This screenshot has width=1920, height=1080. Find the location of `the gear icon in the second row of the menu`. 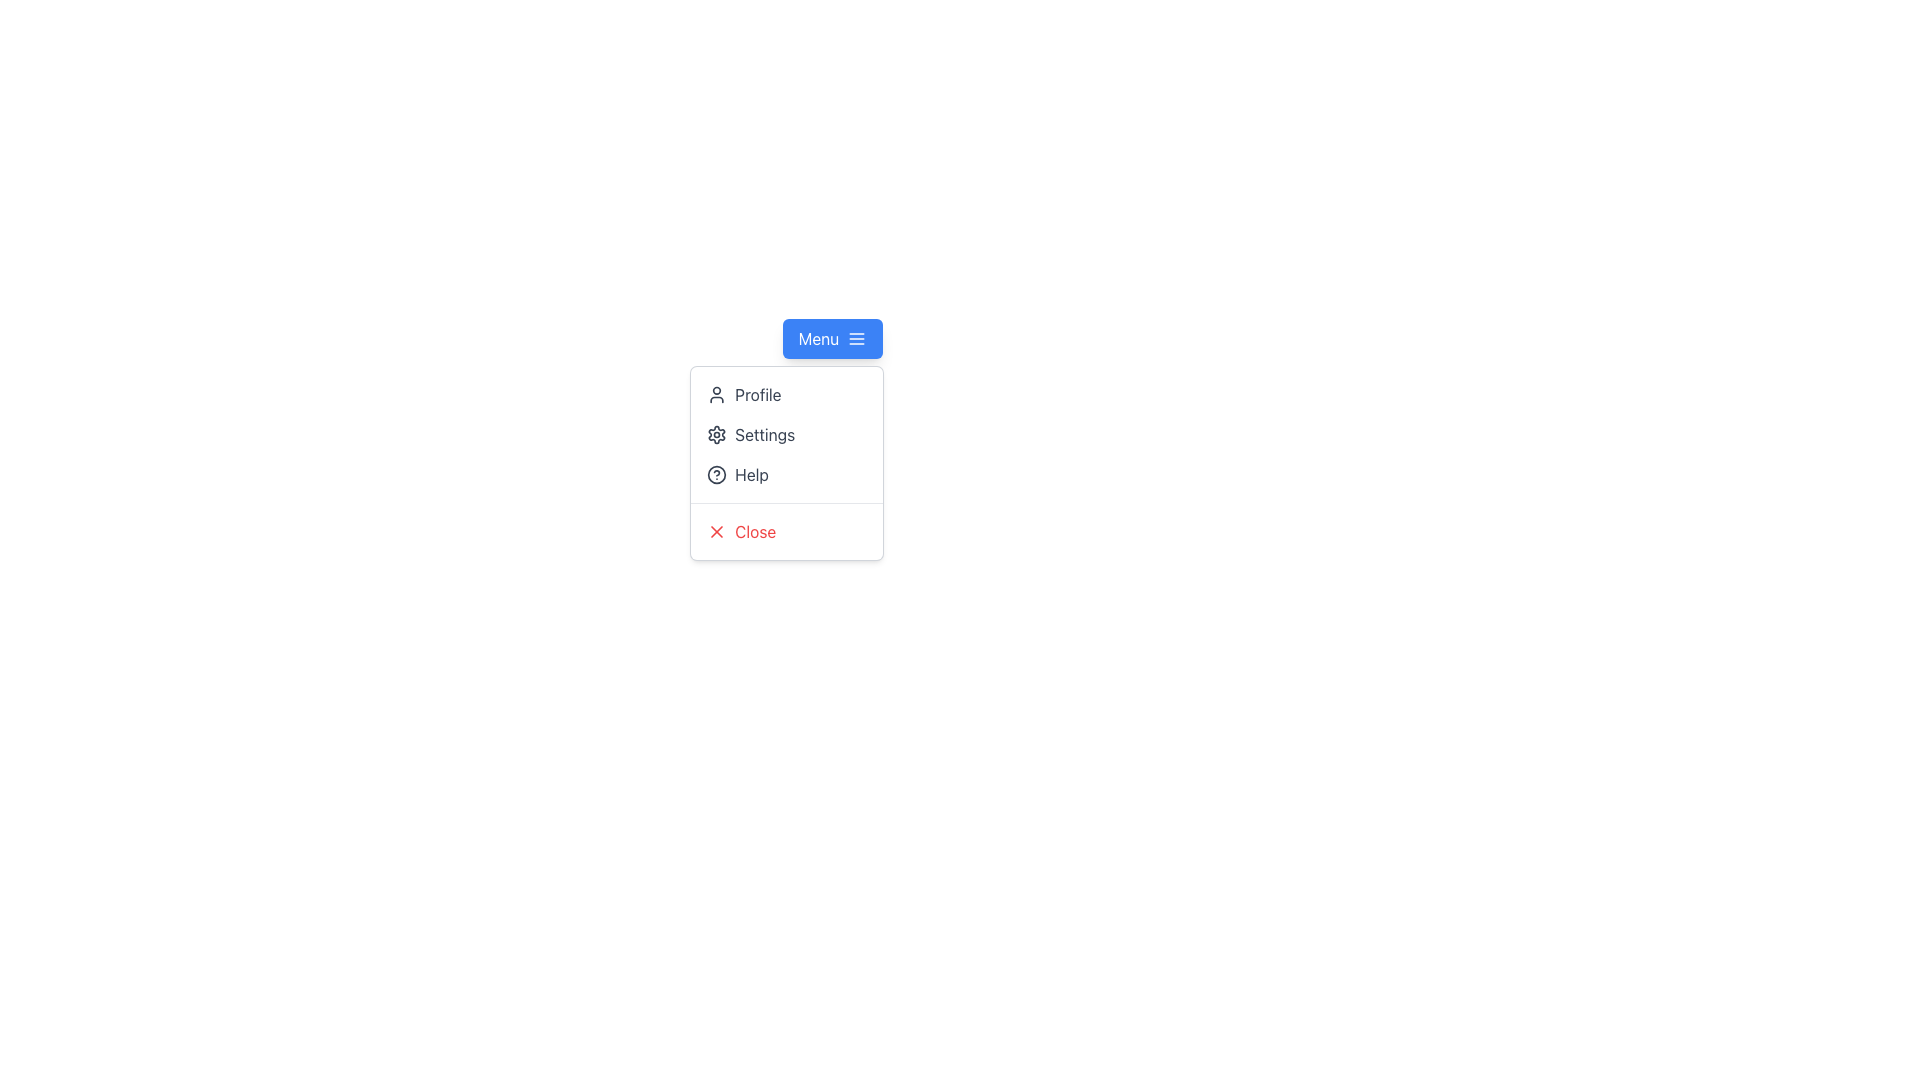

the gear icon in the second row of the menu is located at coordinates (717, 434).